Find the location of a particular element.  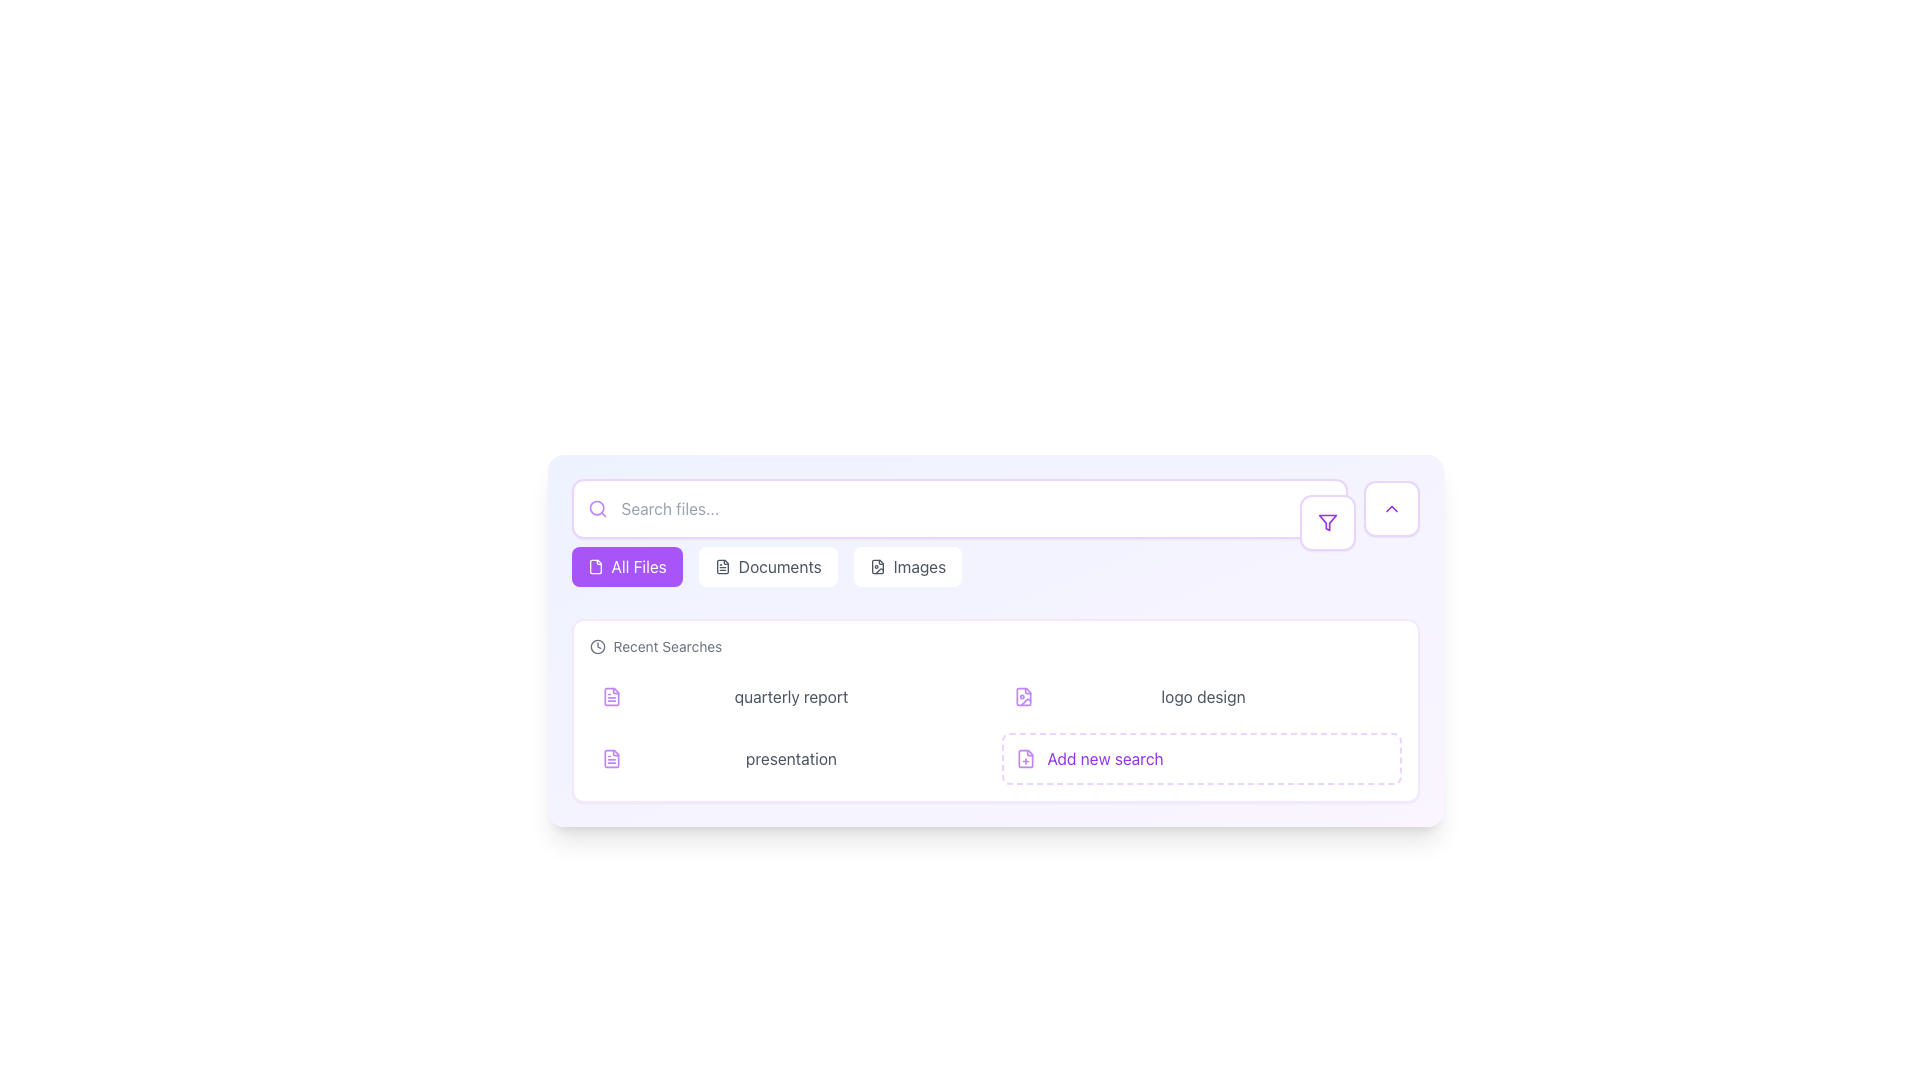

the middle navigation button labeled 'Documents' to filter and display only the document files is located at coordinates (767, 567).